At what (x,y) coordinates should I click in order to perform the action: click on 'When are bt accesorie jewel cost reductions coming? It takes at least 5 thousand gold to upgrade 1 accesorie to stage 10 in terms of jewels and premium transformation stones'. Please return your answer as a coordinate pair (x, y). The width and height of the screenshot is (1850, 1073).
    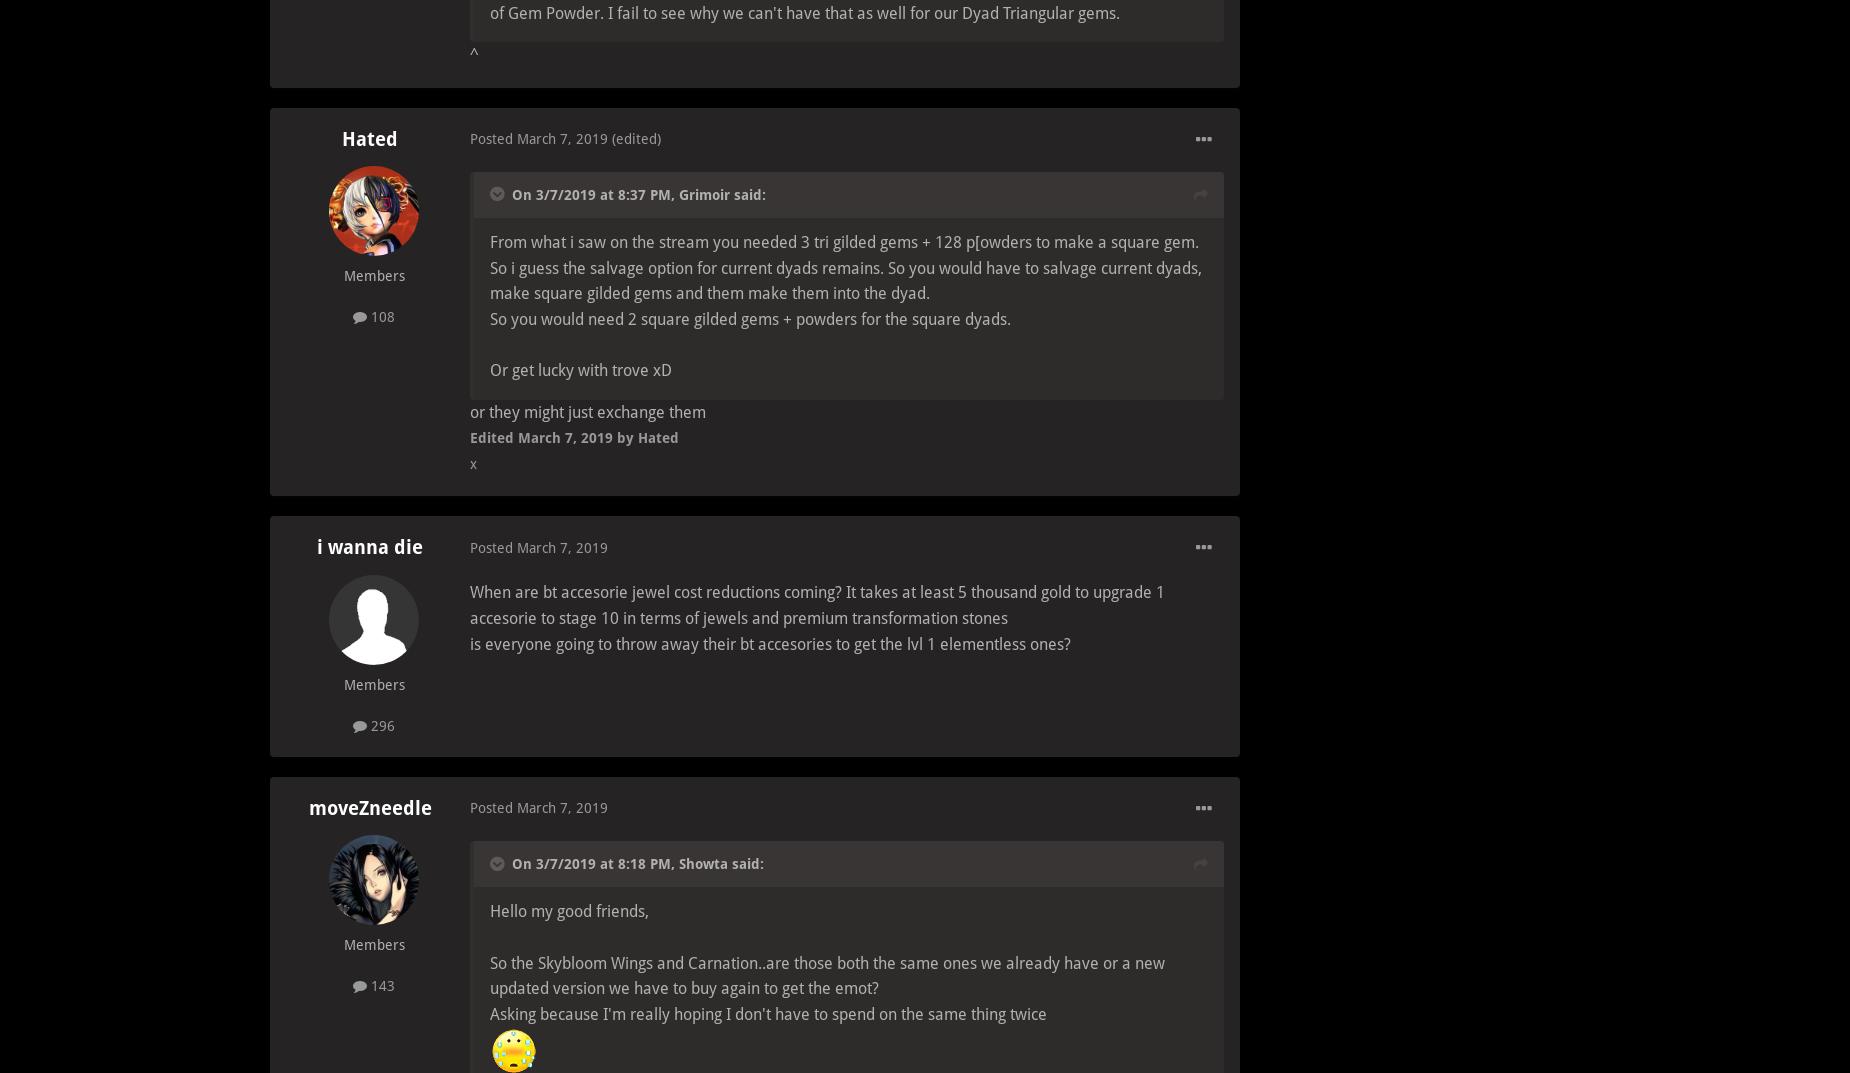
    Looking at the image, I should click on (817, 604).